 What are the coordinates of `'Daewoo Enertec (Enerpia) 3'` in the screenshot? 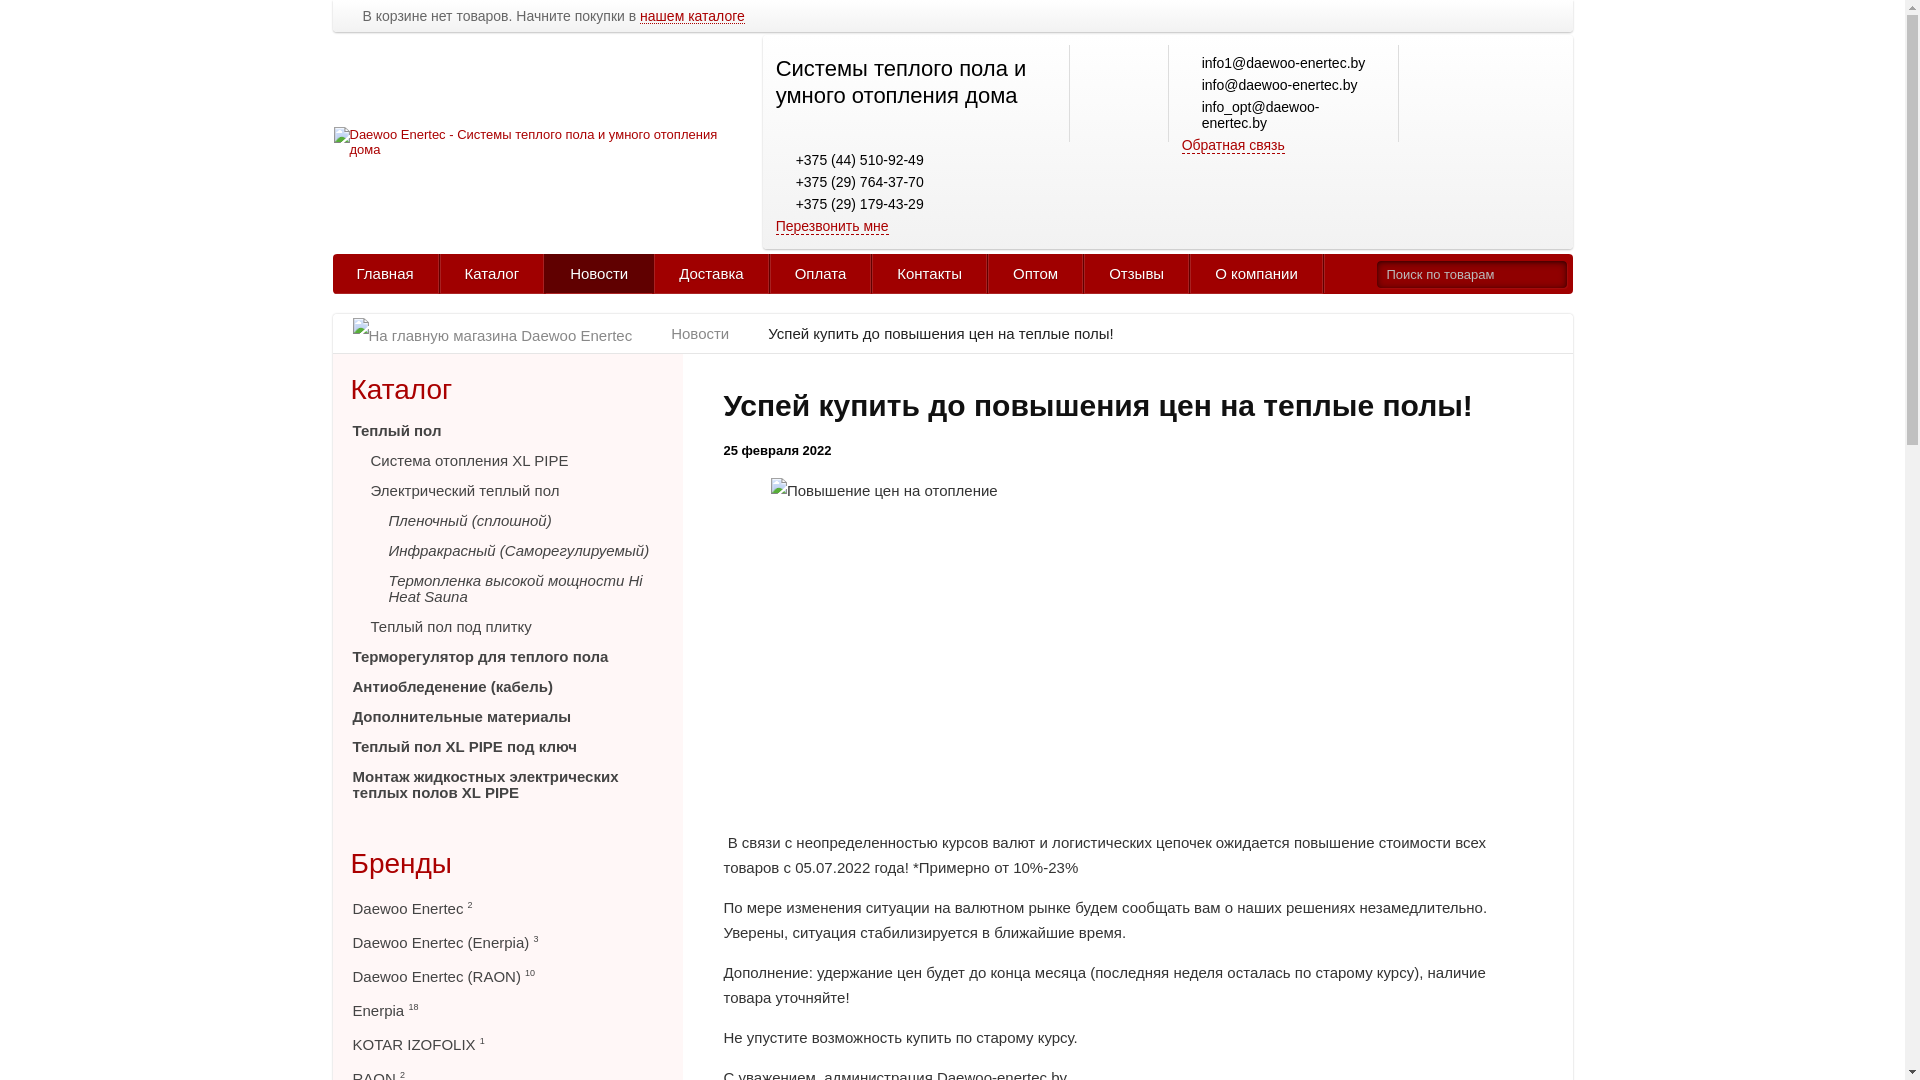 It's located at (331, 941).